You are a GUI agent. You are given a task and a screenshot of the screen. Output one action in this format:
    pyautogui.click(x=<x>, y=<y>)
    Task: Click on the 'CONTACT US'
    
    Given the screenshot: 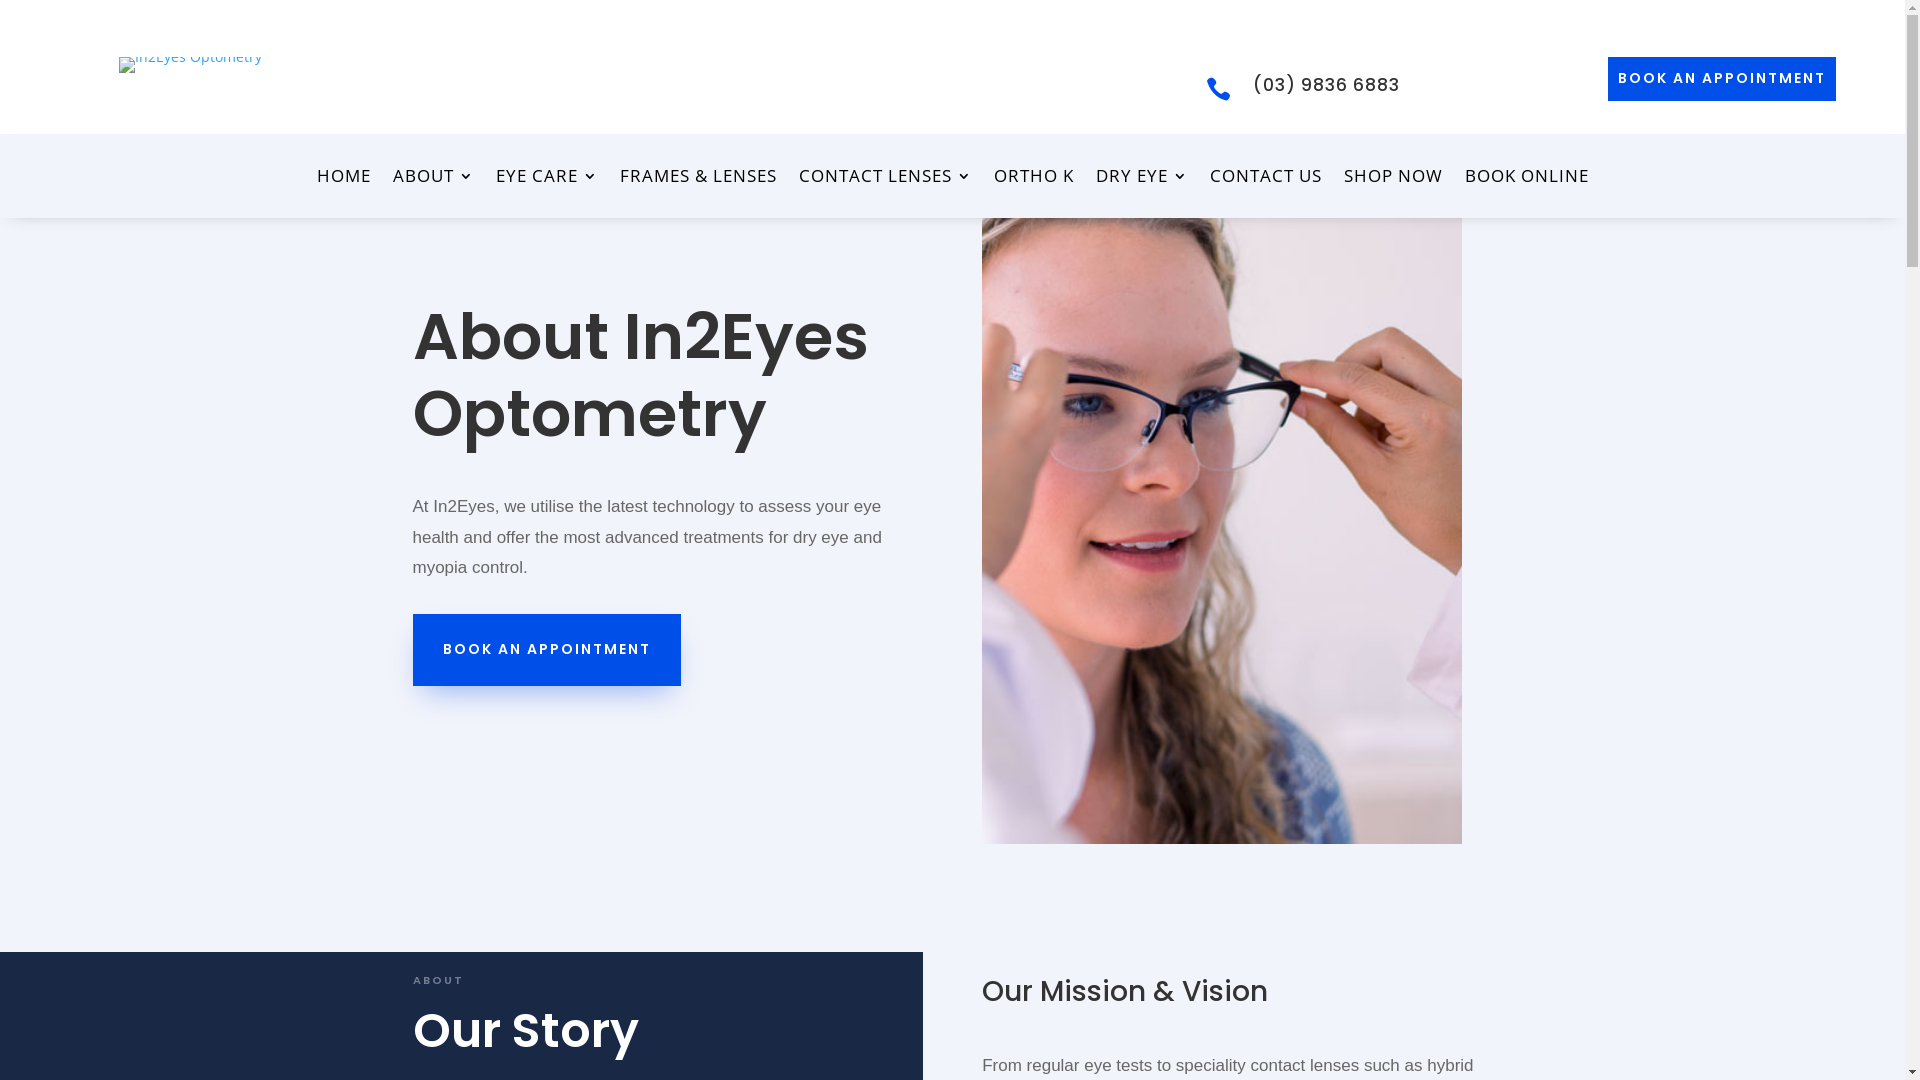 What is the action you would take?
    pyautogui.click(x=1265, y=180)
    